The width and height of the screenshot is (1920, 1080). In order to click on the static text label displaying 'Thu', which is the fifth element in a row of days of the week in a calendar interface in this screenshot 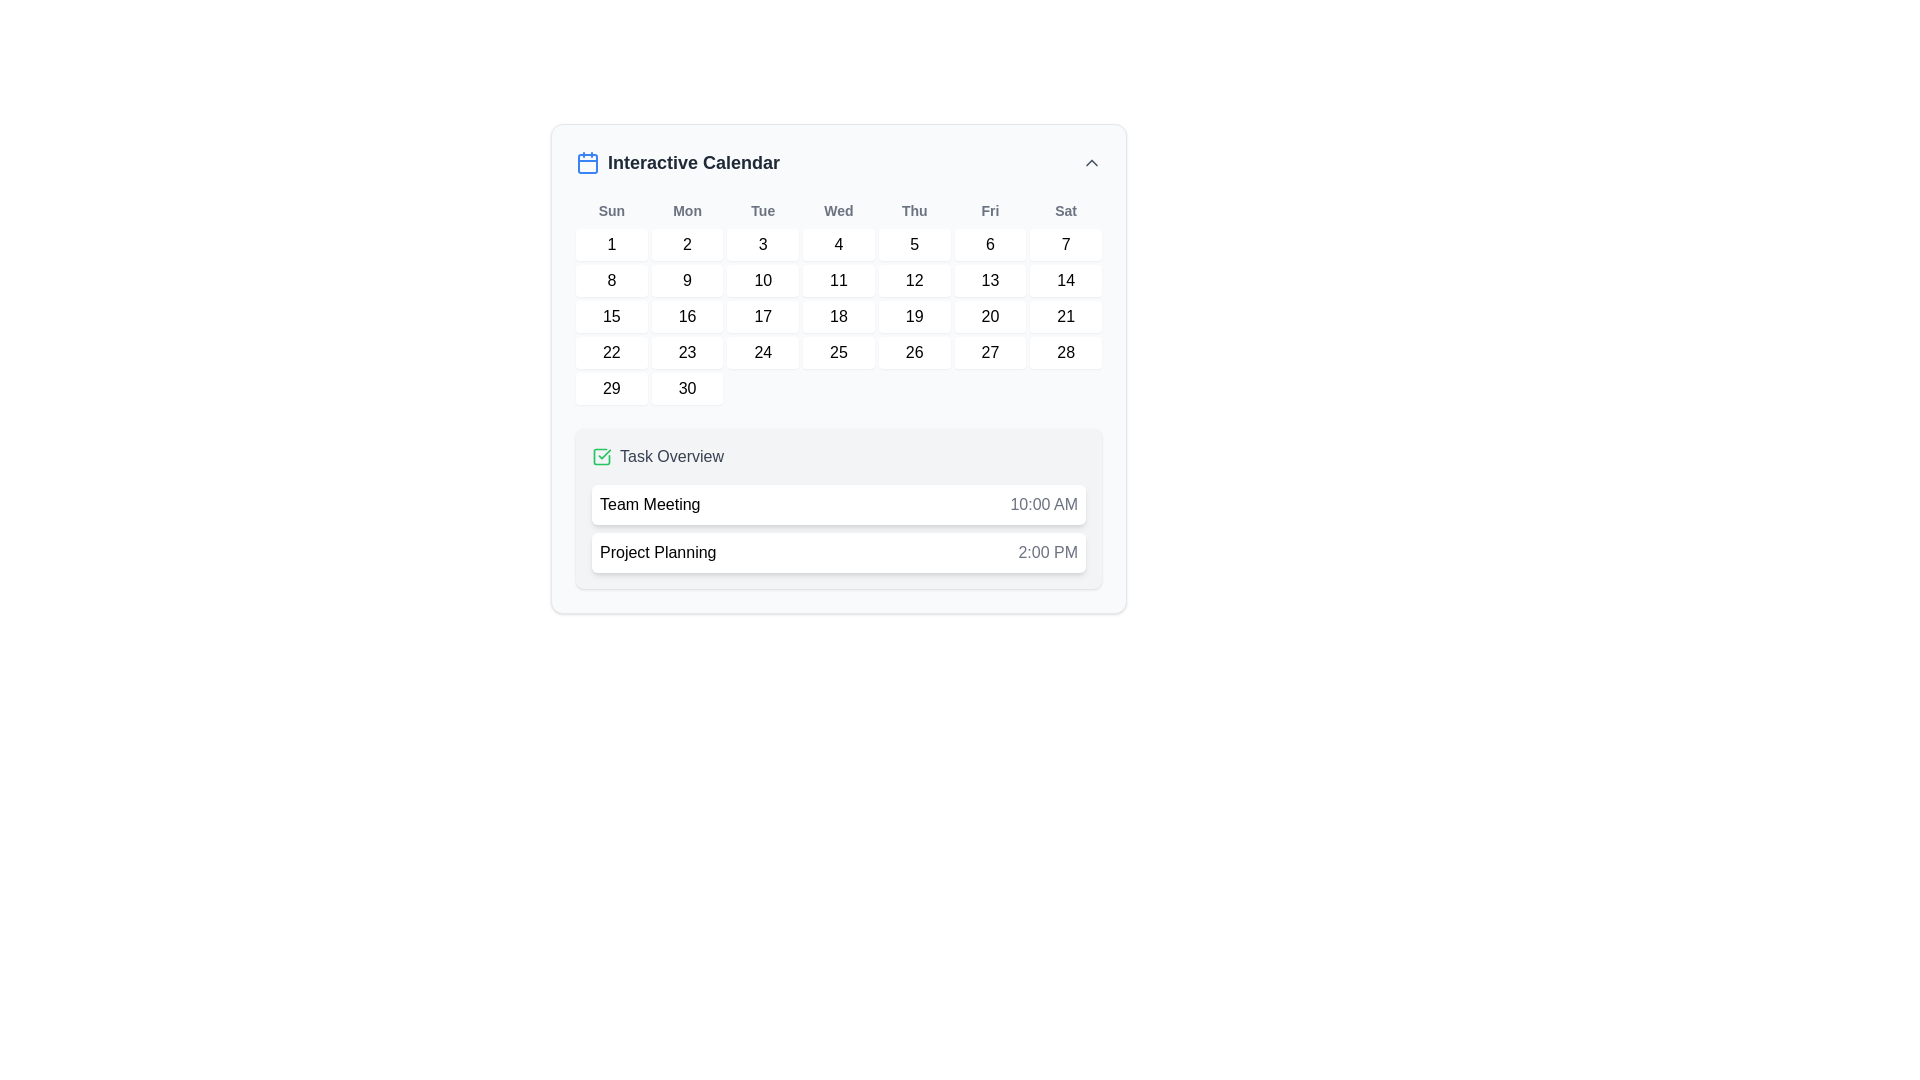, I will do `click(913, 211)`.